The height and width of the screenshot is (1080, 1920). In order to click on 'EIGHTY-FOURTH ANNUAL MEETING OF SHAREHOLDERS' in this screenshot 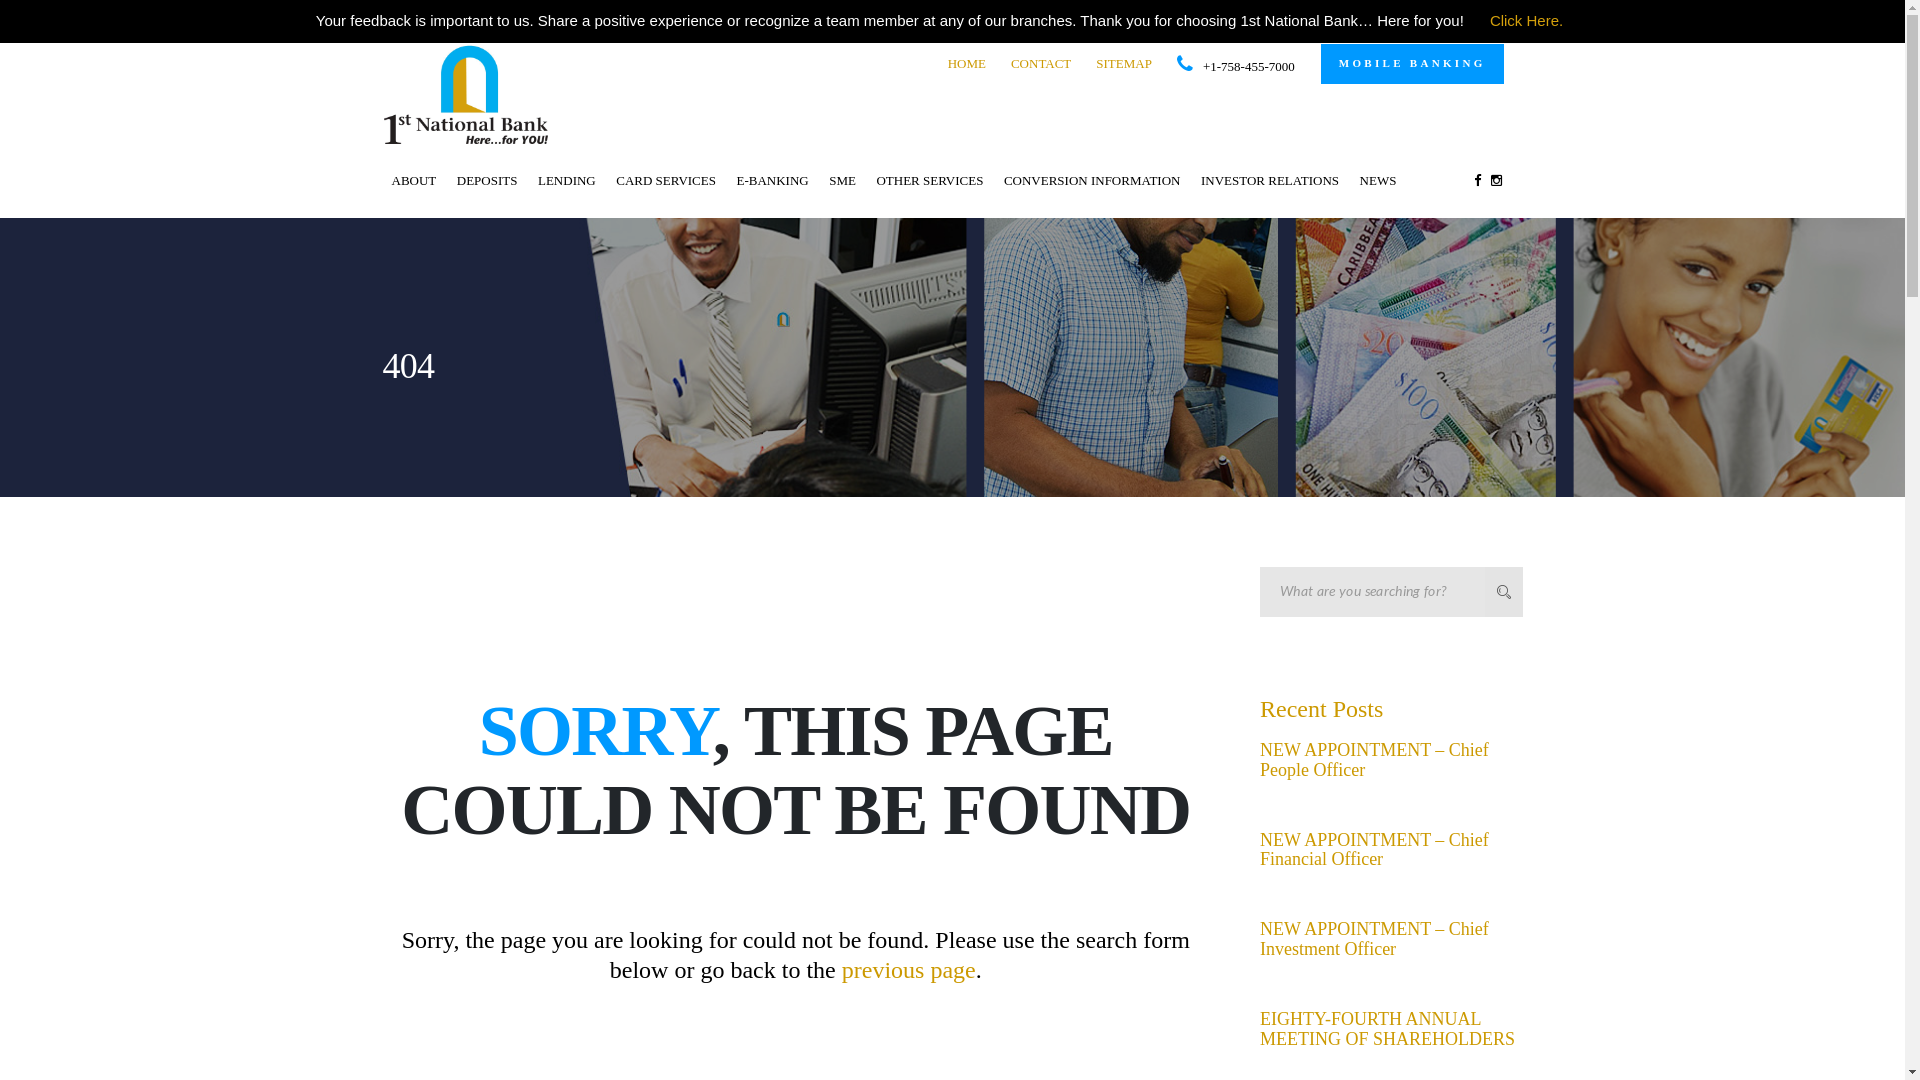, I will do `click(1386, 1029)`.